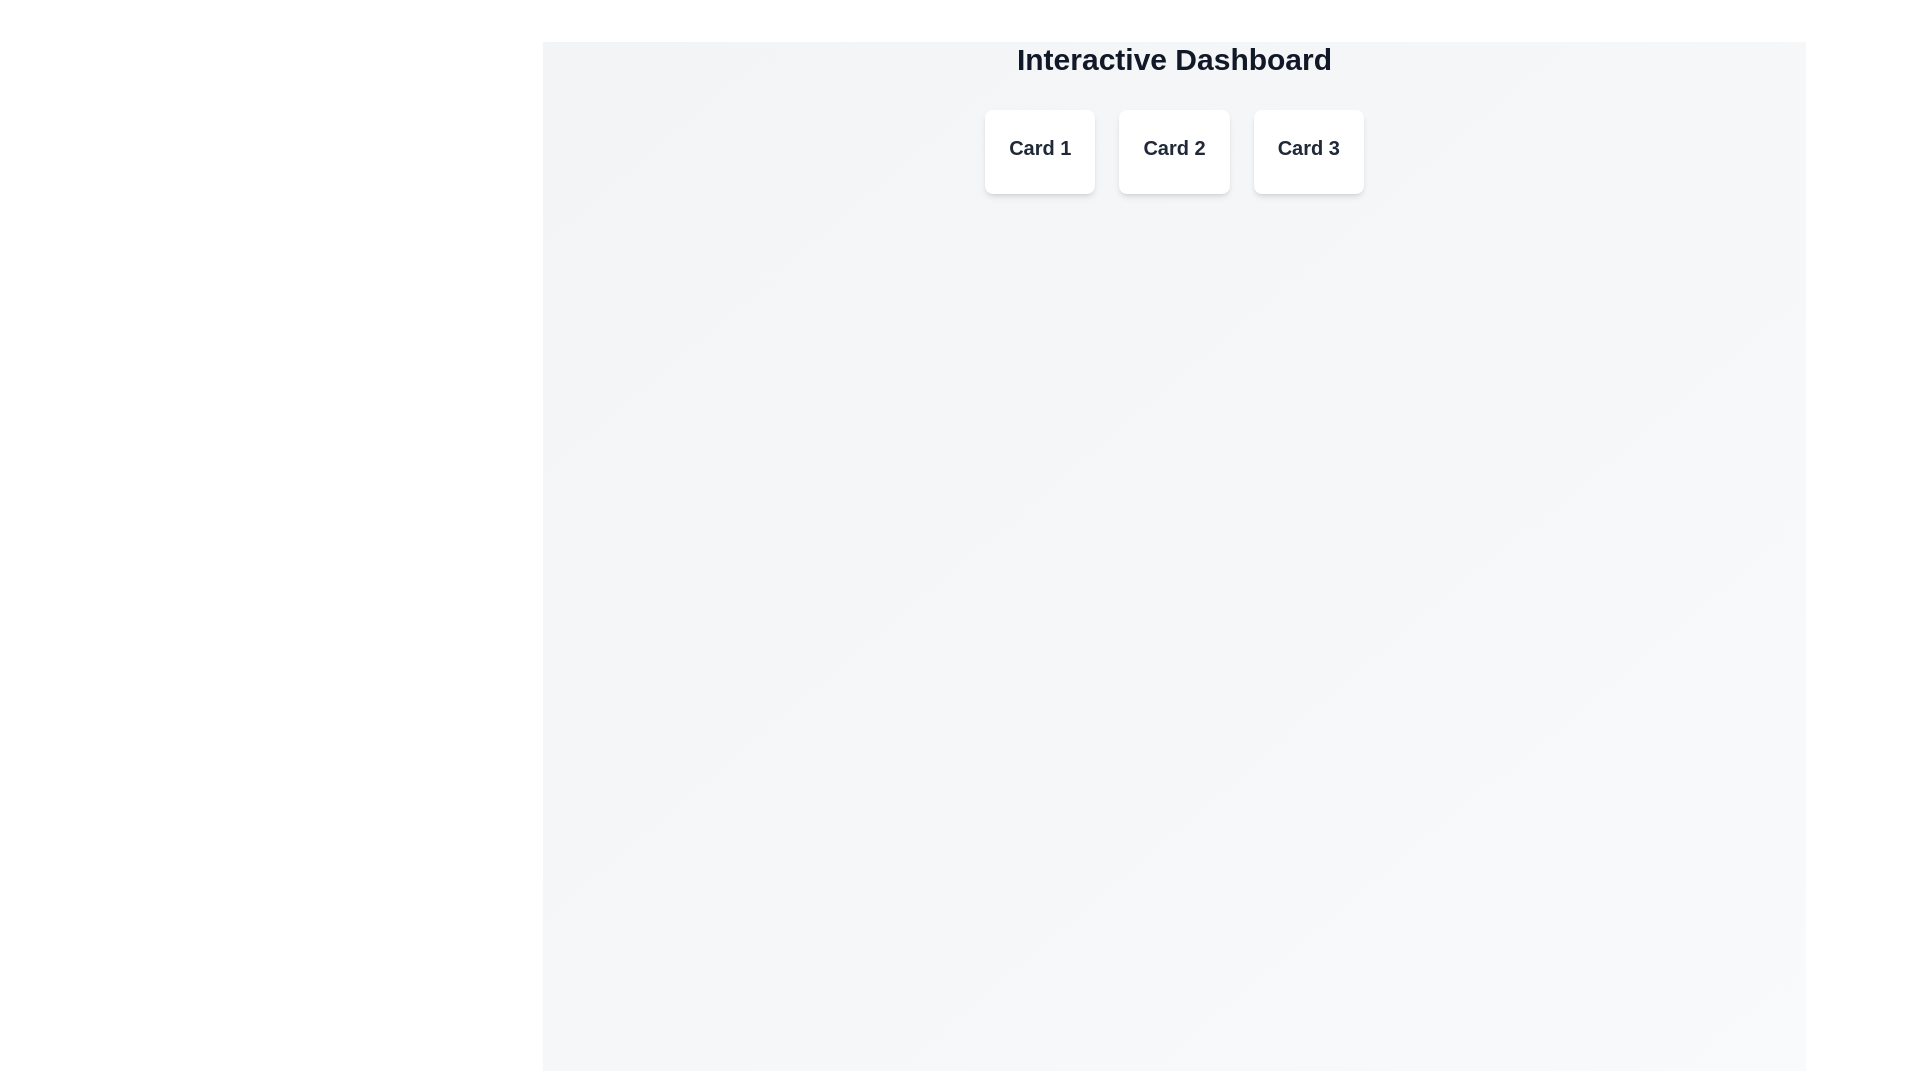 The width and height of the screenshot is (1920, 1080). Describe the element at coordinates (1174, 150) in the screenshot. I see `the card-style component within the grid layout that is below the 'Interactive Dashboard' heading` at that location.